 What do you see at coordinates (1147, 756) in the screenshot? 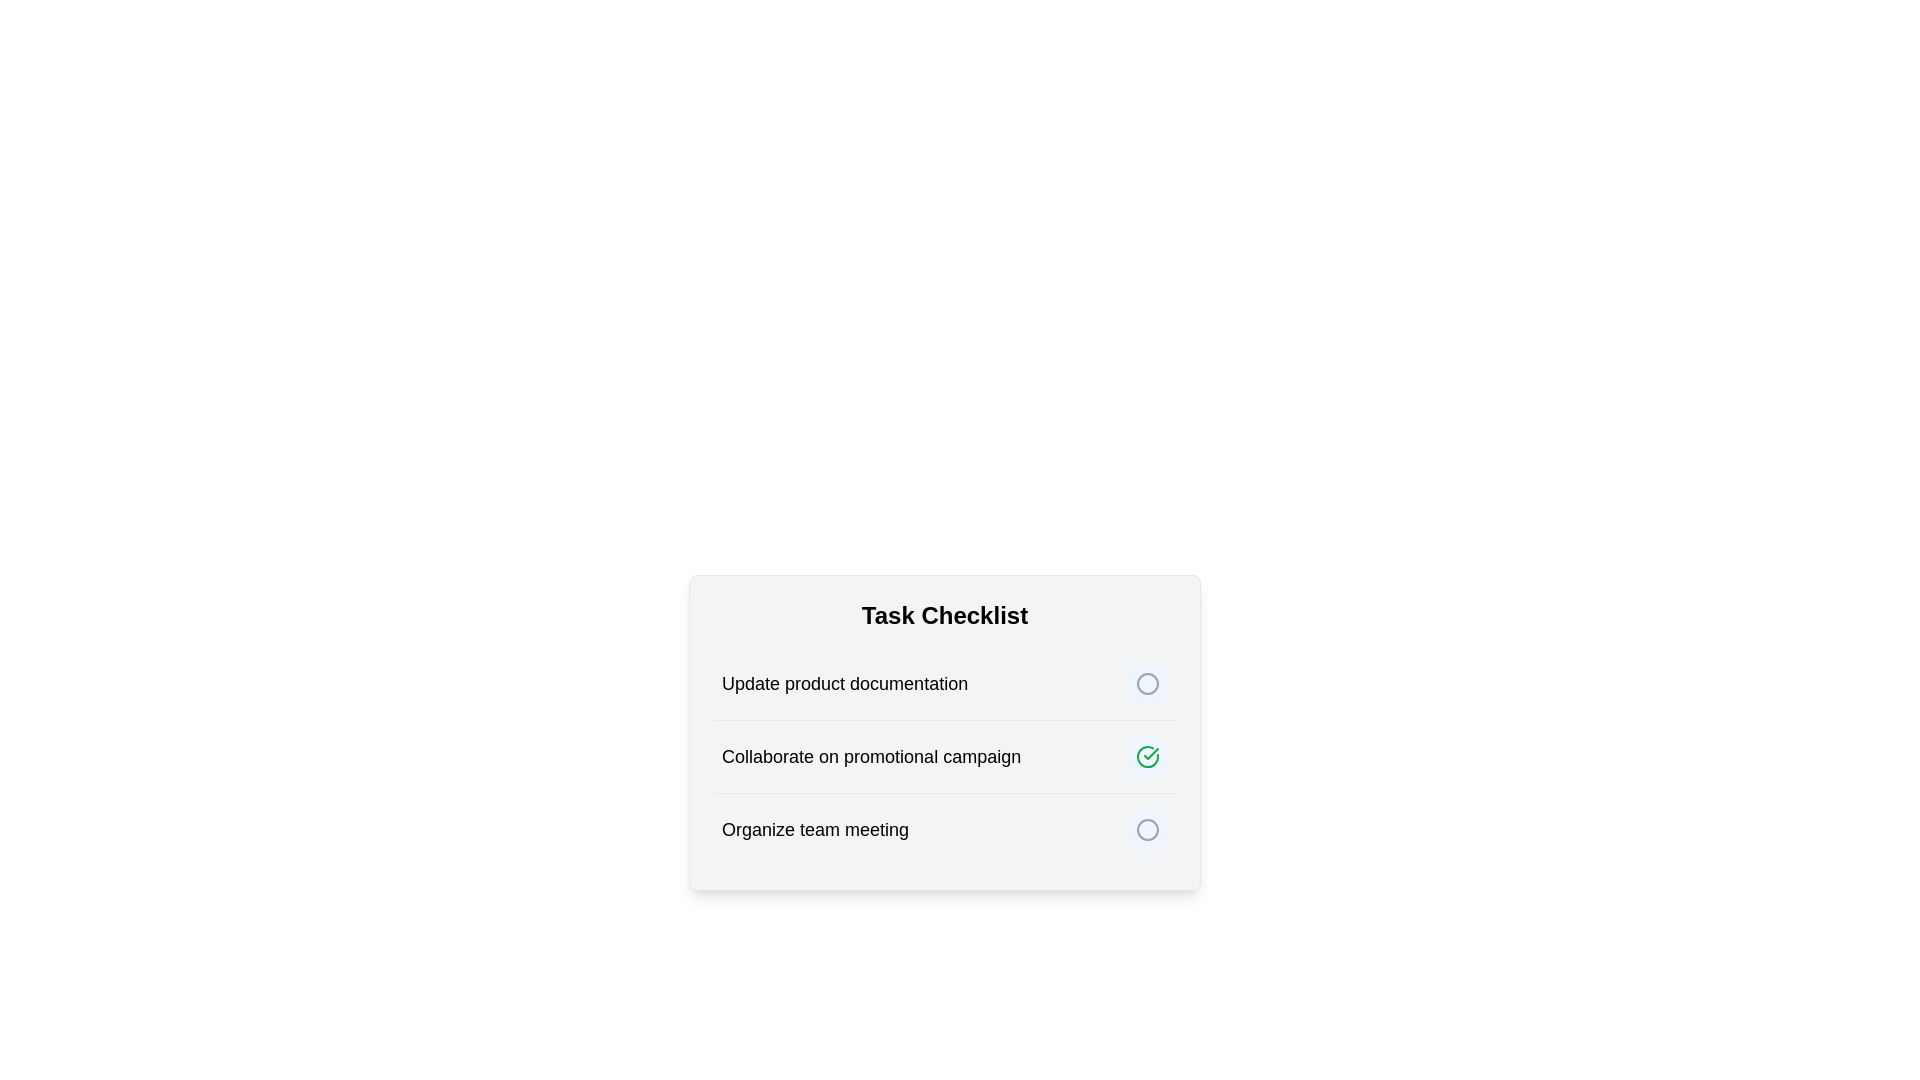
I see `the circular button with a green checkmark icon` at bounding box center [1147, 756].